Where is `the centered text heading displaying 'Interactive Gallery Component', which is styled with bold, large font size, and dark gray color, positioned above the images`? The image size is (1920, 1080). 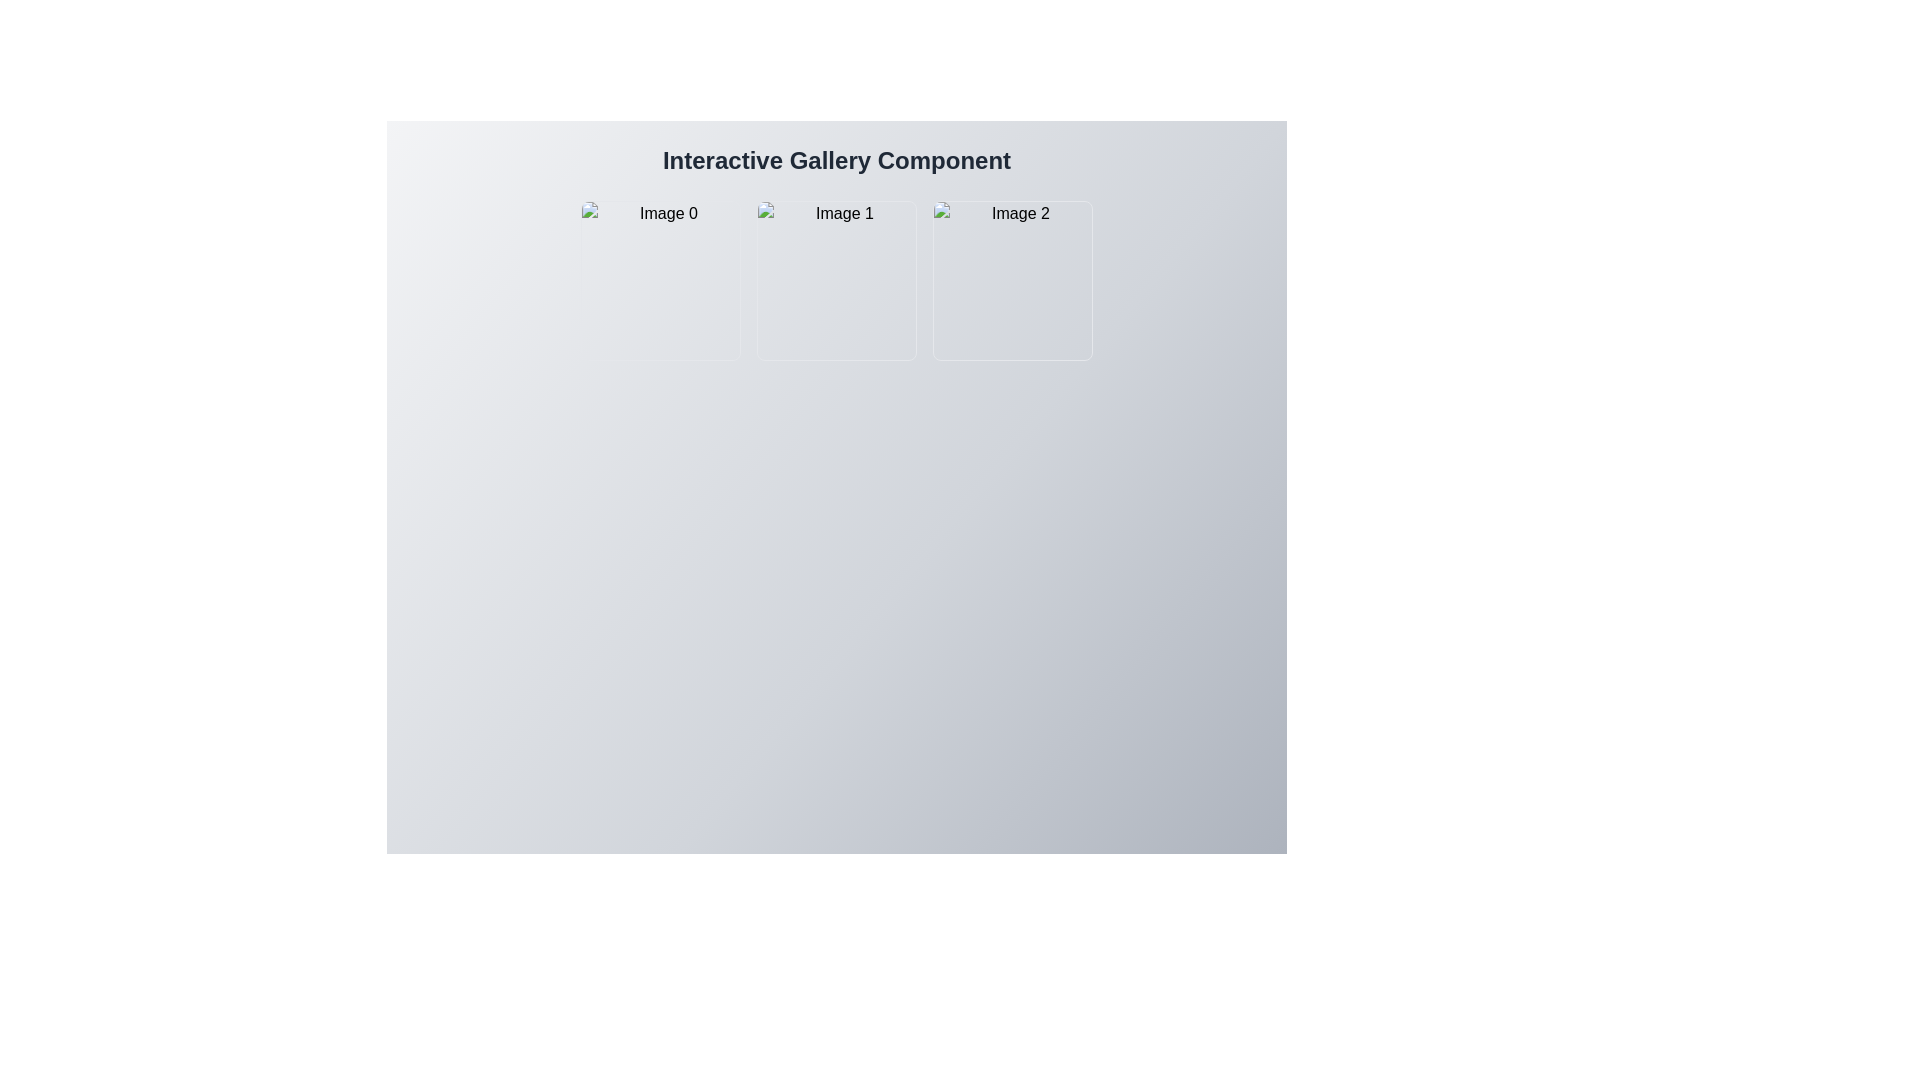
the centered text heading displaying 'Interactive Gallery Component', which is styled with bold, large font size, and dark gray color, positioned above the images is located at coordinates (836, 160).